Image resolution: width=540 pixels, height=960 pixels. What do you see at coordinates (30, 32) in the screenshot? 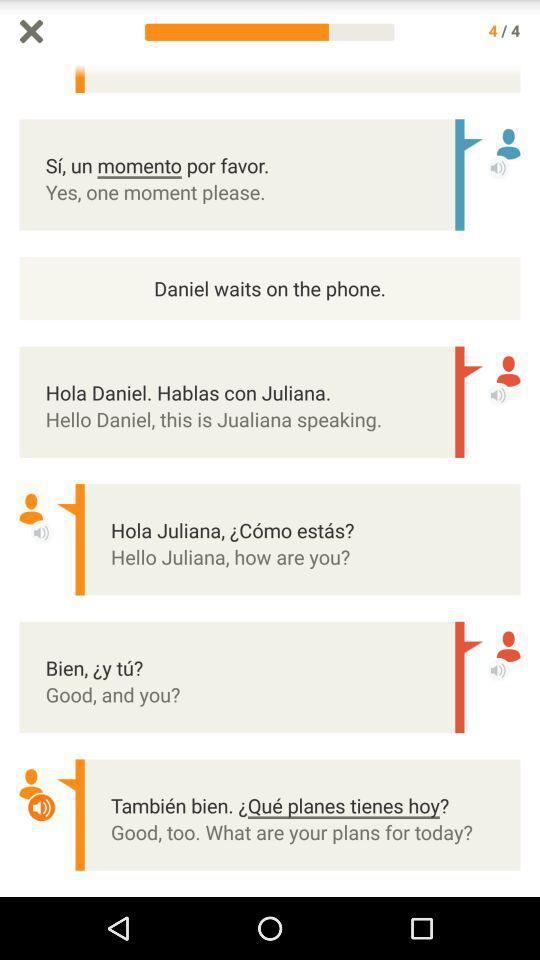
I see `the close icon` at bounding box center [30, 32].